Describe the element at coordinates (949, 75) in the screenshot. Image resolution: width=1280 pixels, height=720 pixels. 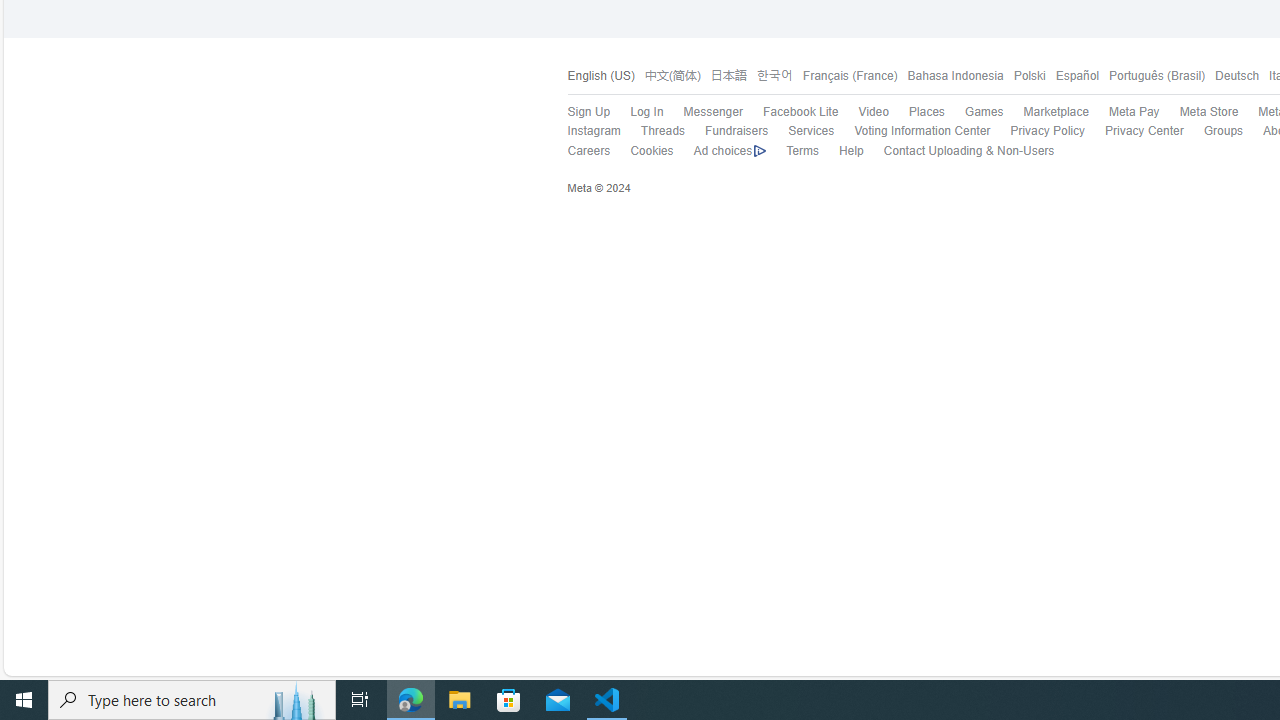
I see `'Bahasa Indonesia'` at that location.